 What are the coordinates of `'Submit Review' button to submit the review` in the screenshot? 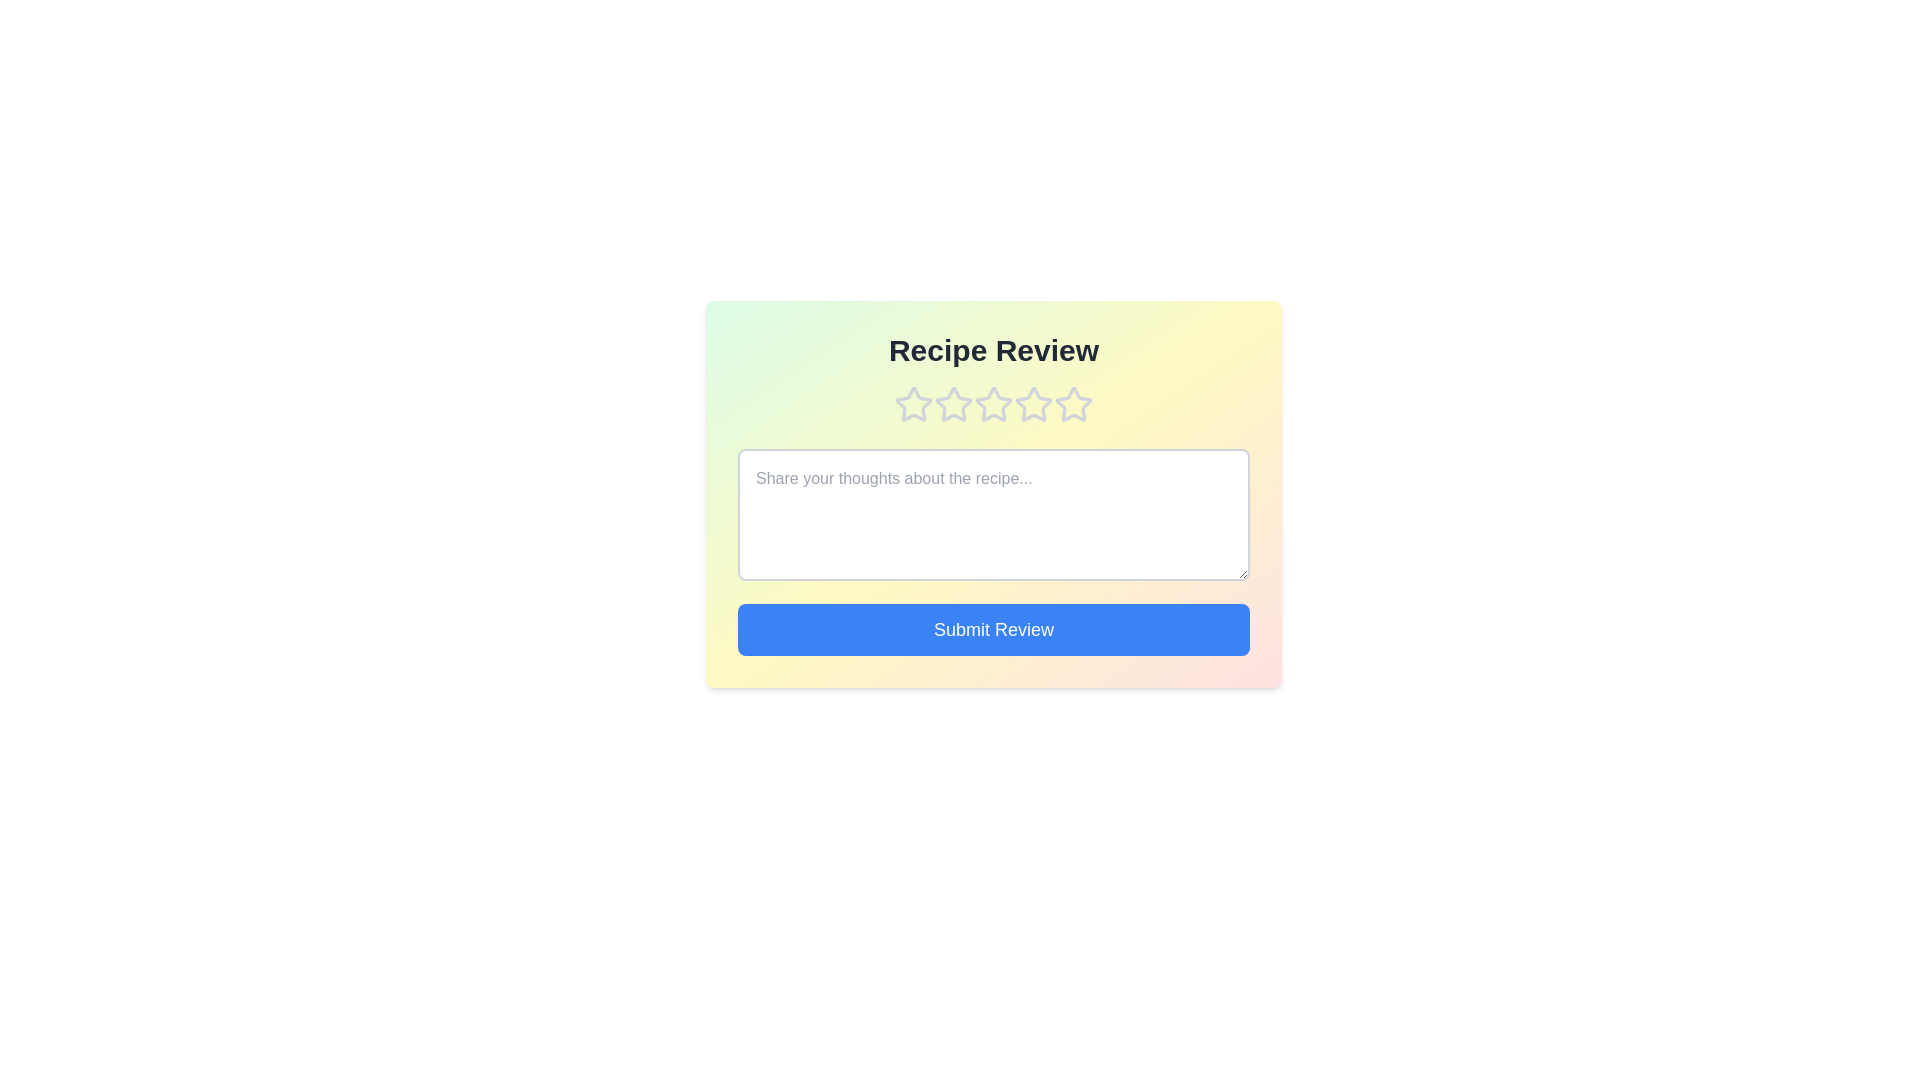 It's located at (993, 628).